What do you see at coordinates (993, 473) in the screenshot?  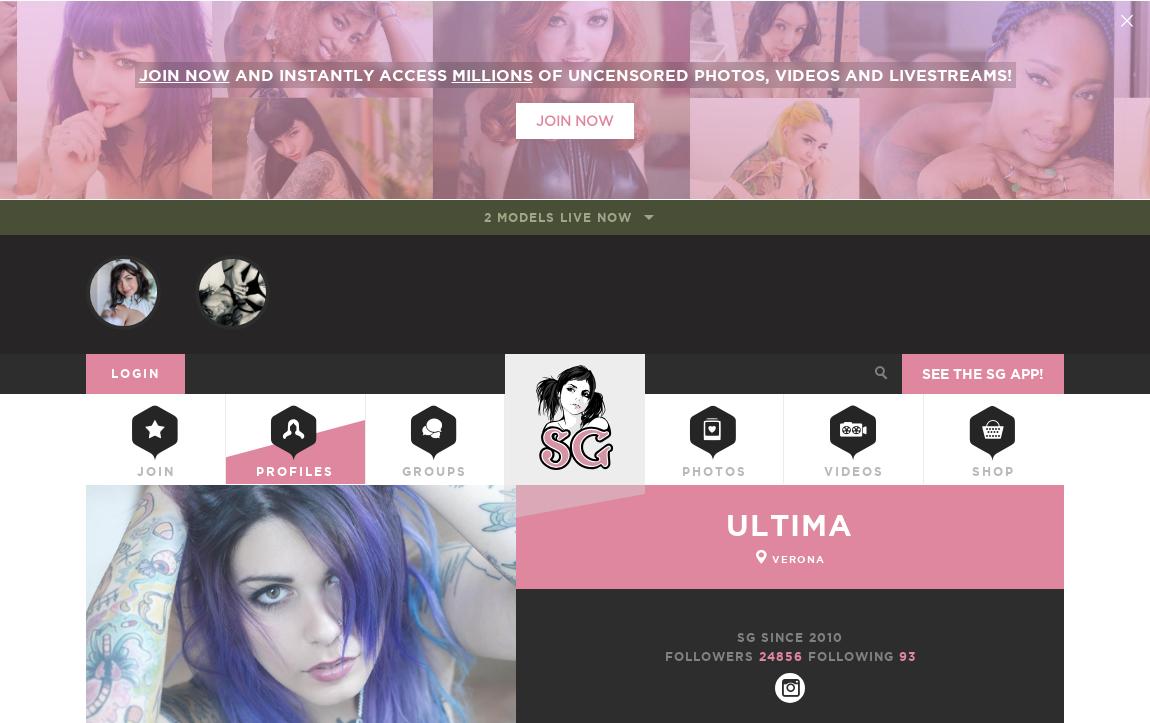 I see `'Shop'` at bounding box center [993, 473].